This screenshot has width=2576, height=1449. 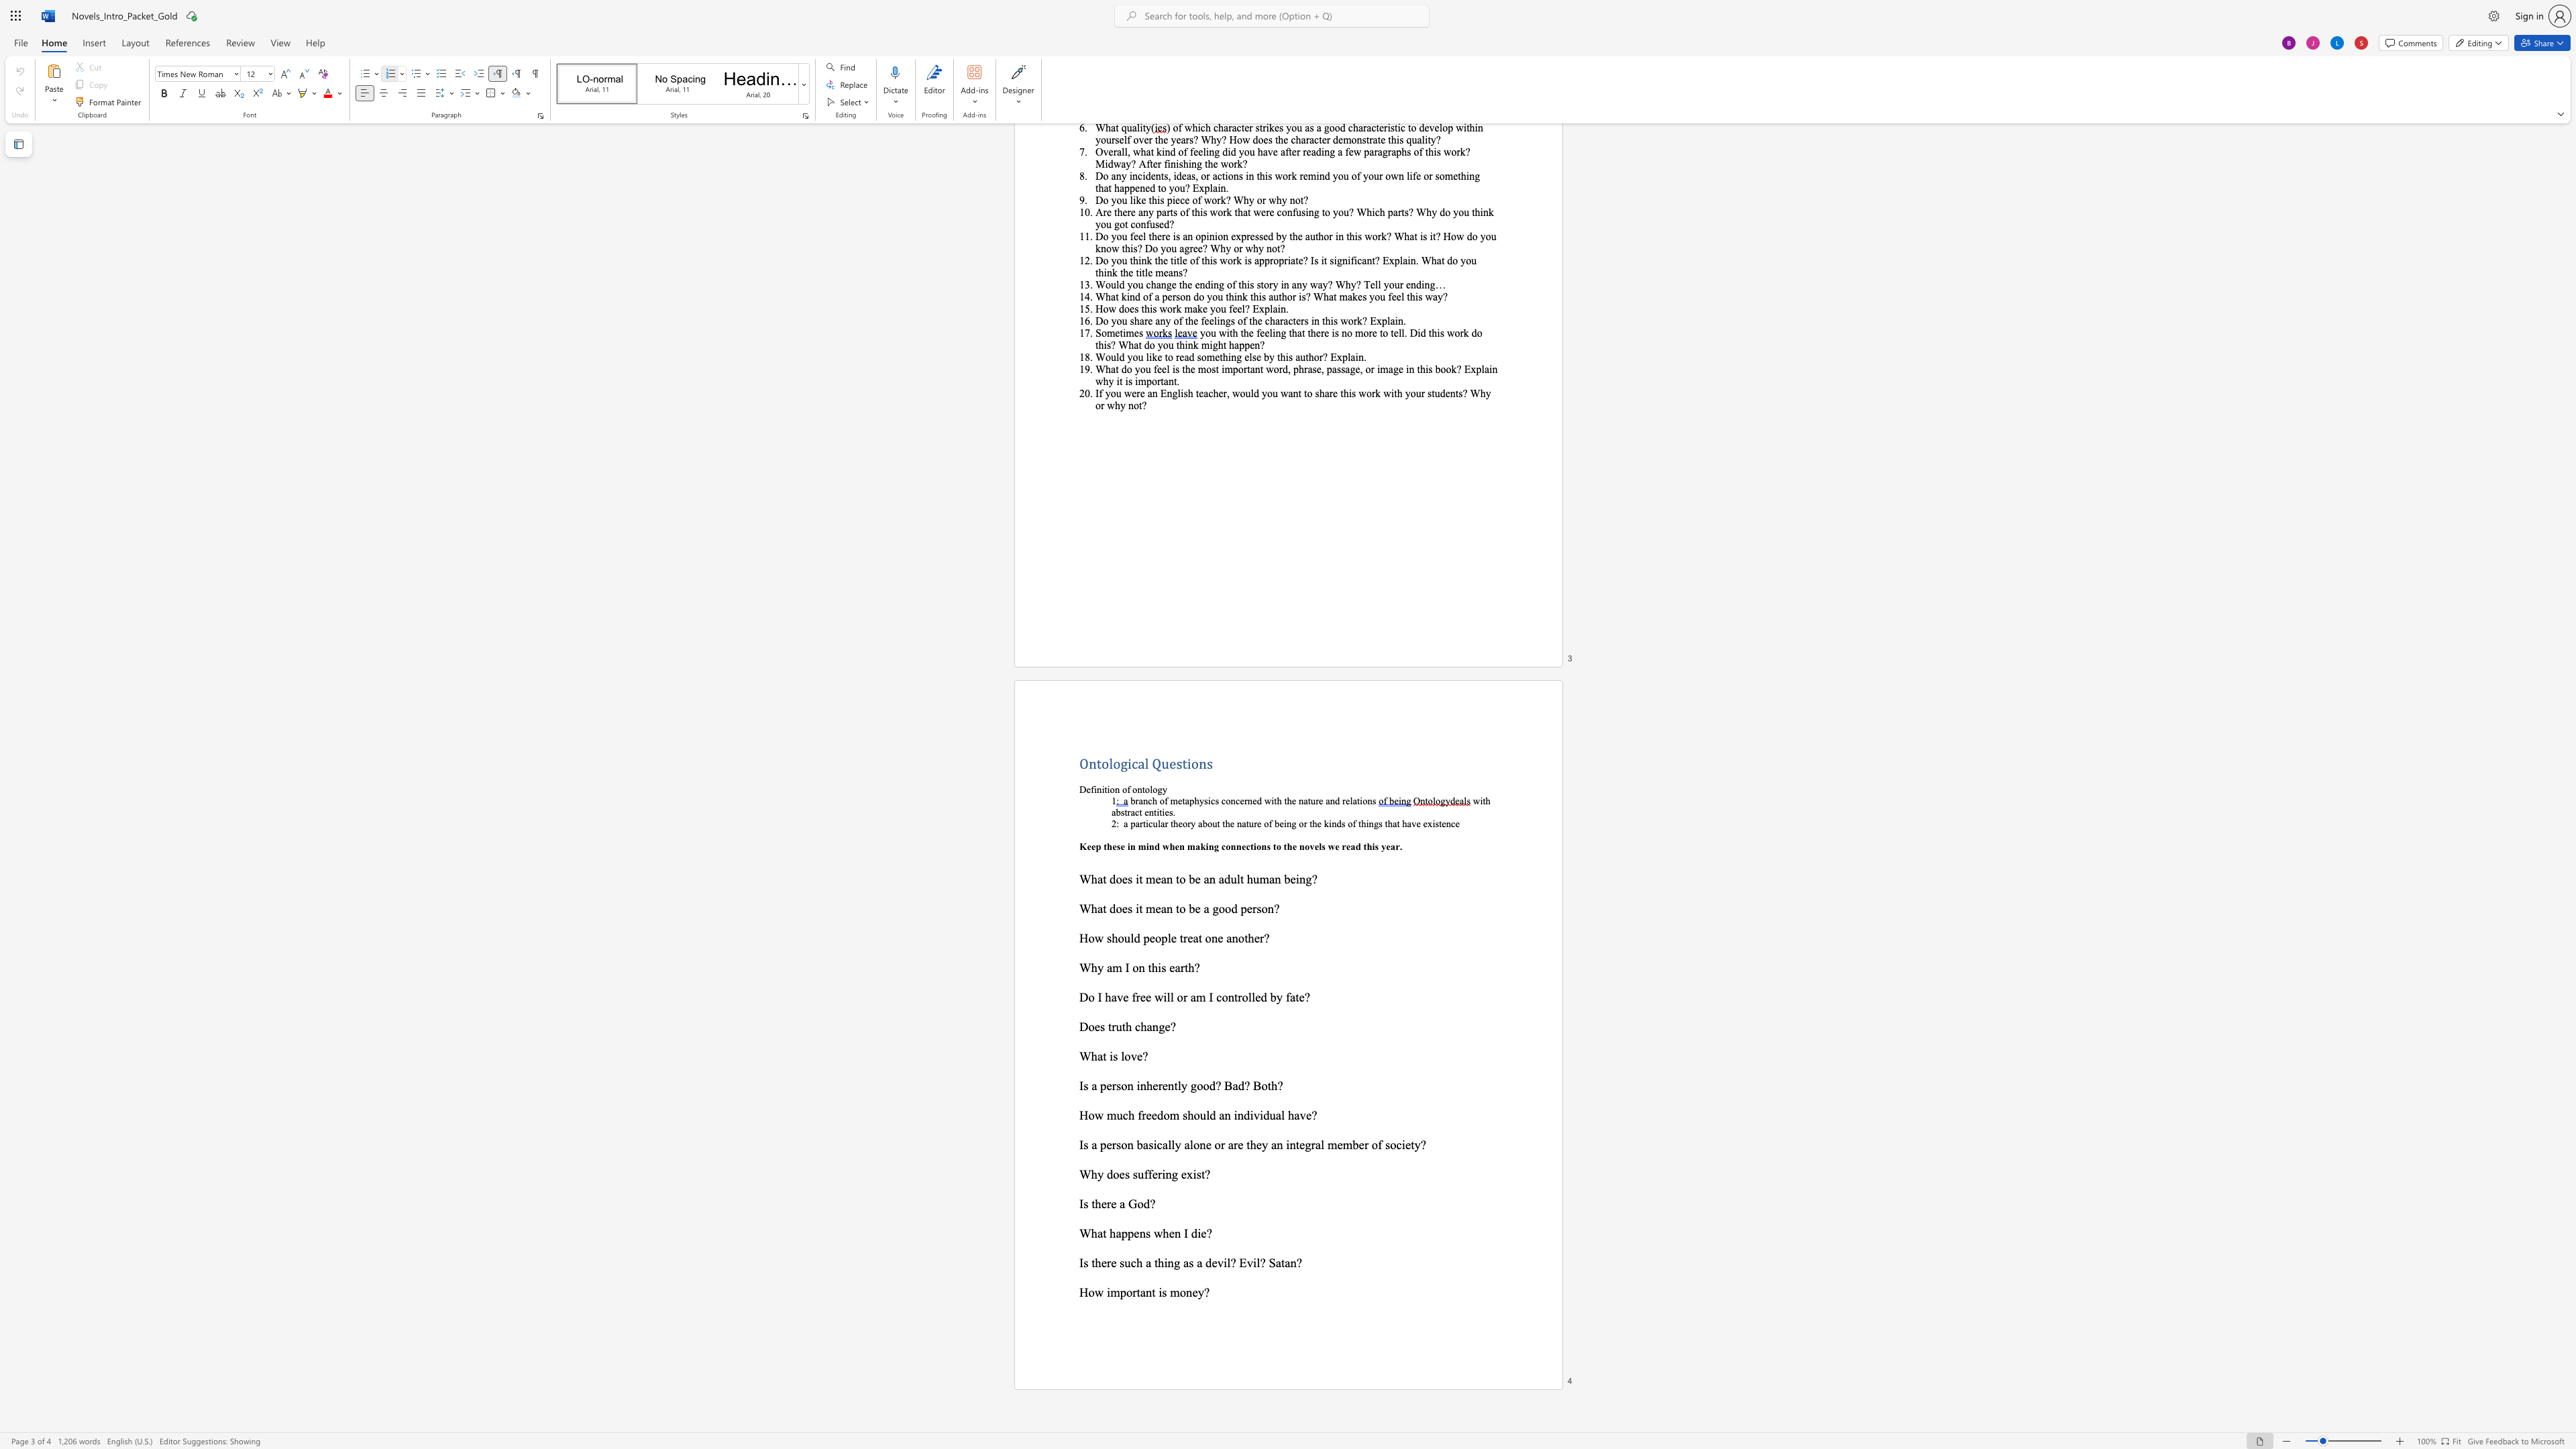 What do you see at coordinates (1118, 812) in the screenshot?
I see `the 1th character "b" in the text` at bounding box center [1118, 812].